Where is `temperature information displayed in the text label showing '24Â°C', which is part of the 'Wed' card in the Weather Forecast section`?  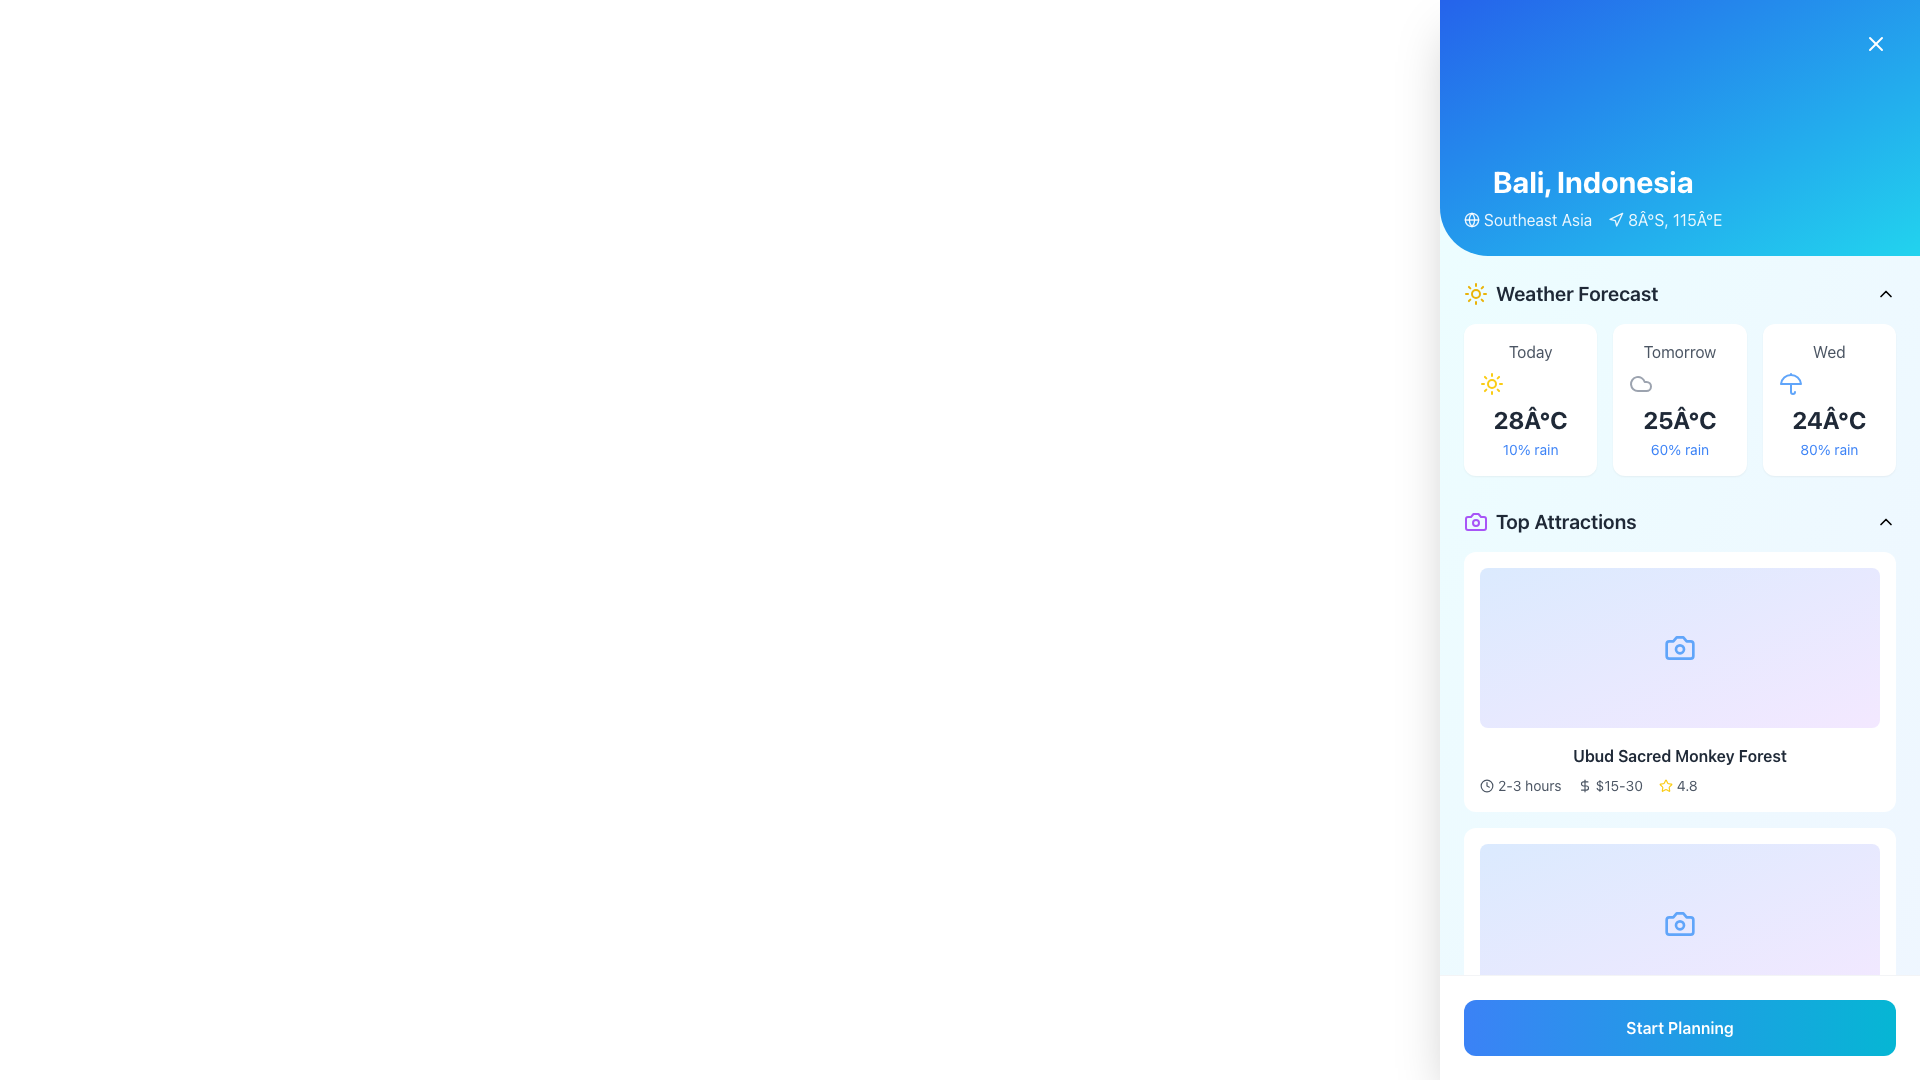
temperature information displayed in the text label showing '24Â°C', which is part of the 'Wed' card in the Weather Forecast section is located at coordinates (1829, 419).